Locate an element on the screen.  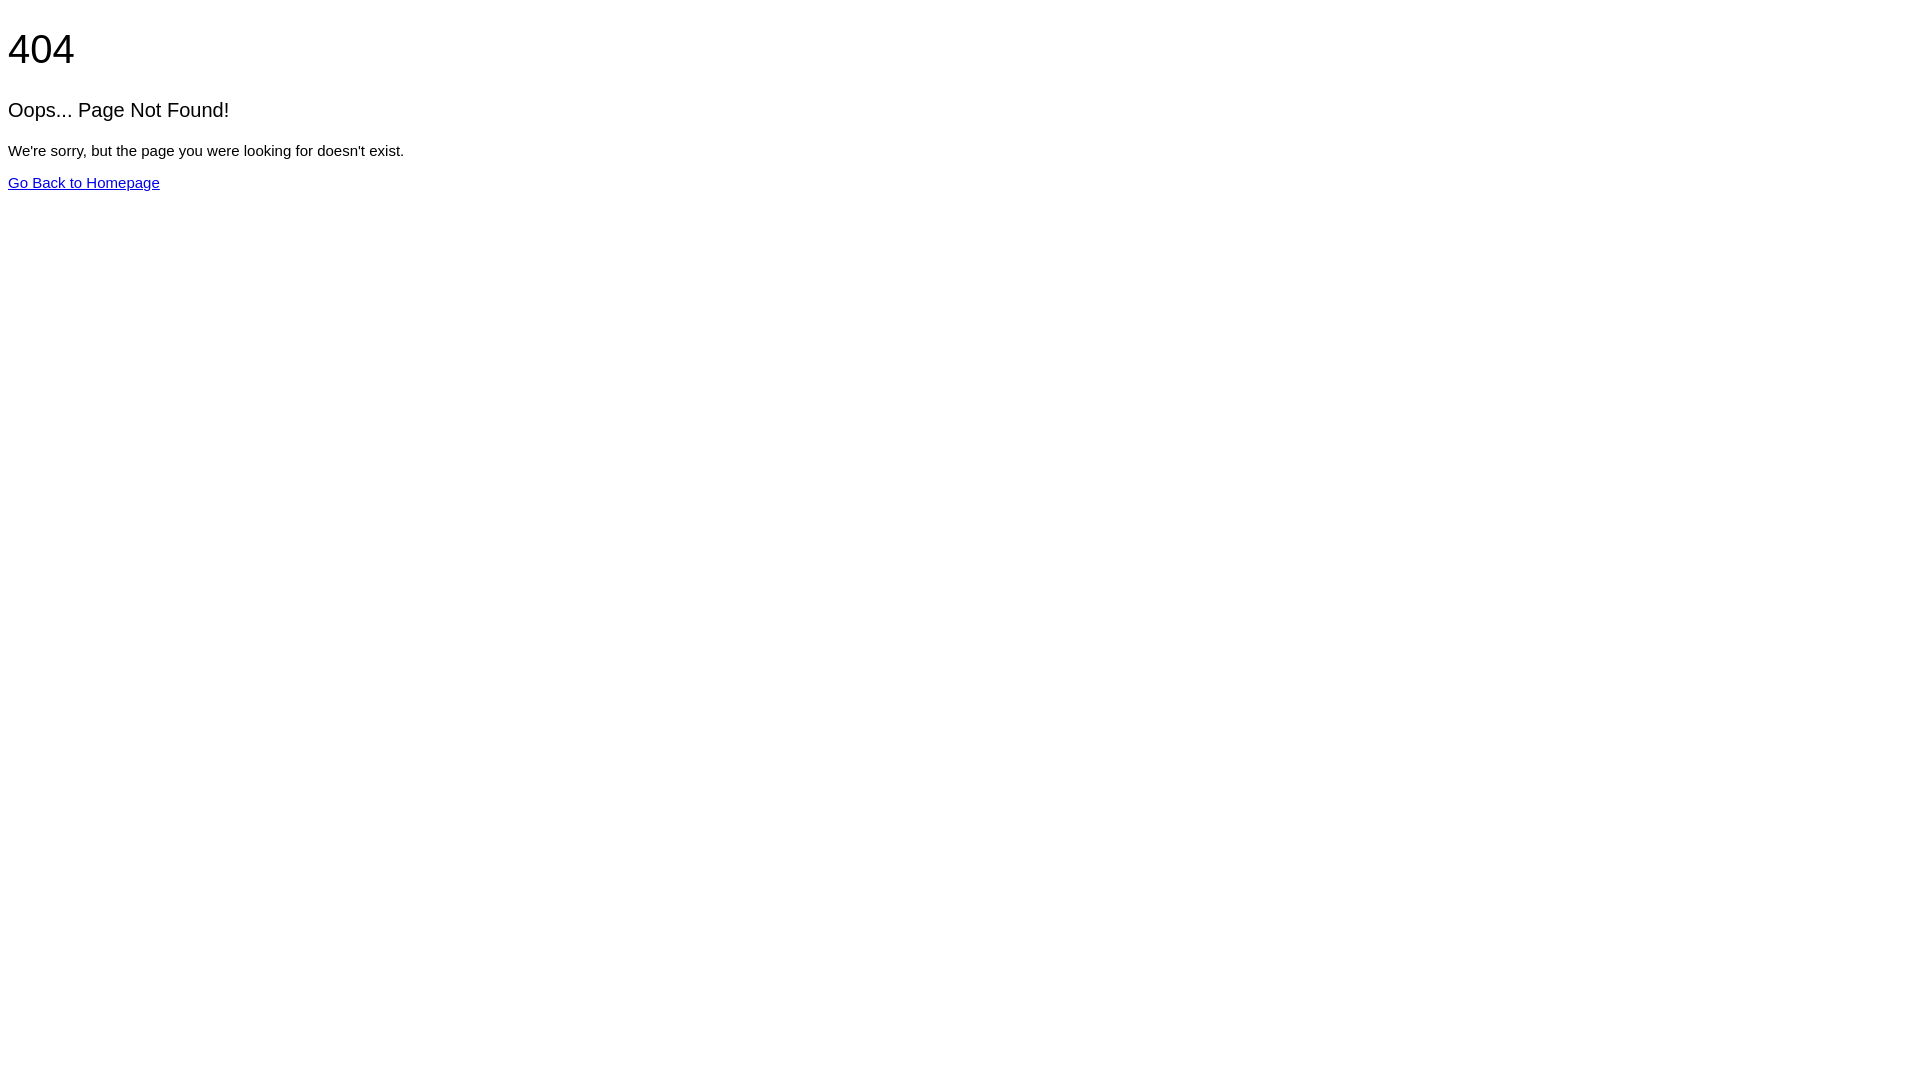
'Go Back to Homepage' is located at coordinates (82, 182).